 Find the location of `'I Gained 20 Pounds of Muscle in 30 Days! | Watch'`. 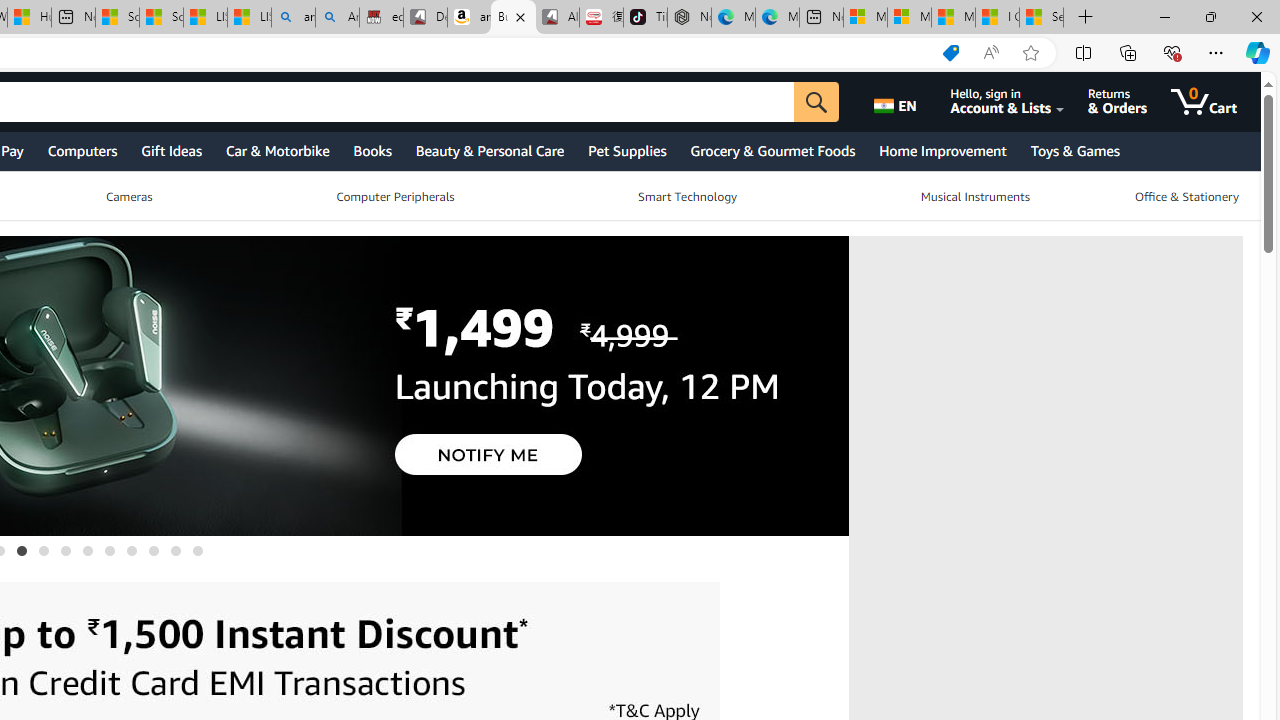

'I Gained 20 Pounds of Muscle in 30 Days! | Watch' is located at coordinates (997, 17).